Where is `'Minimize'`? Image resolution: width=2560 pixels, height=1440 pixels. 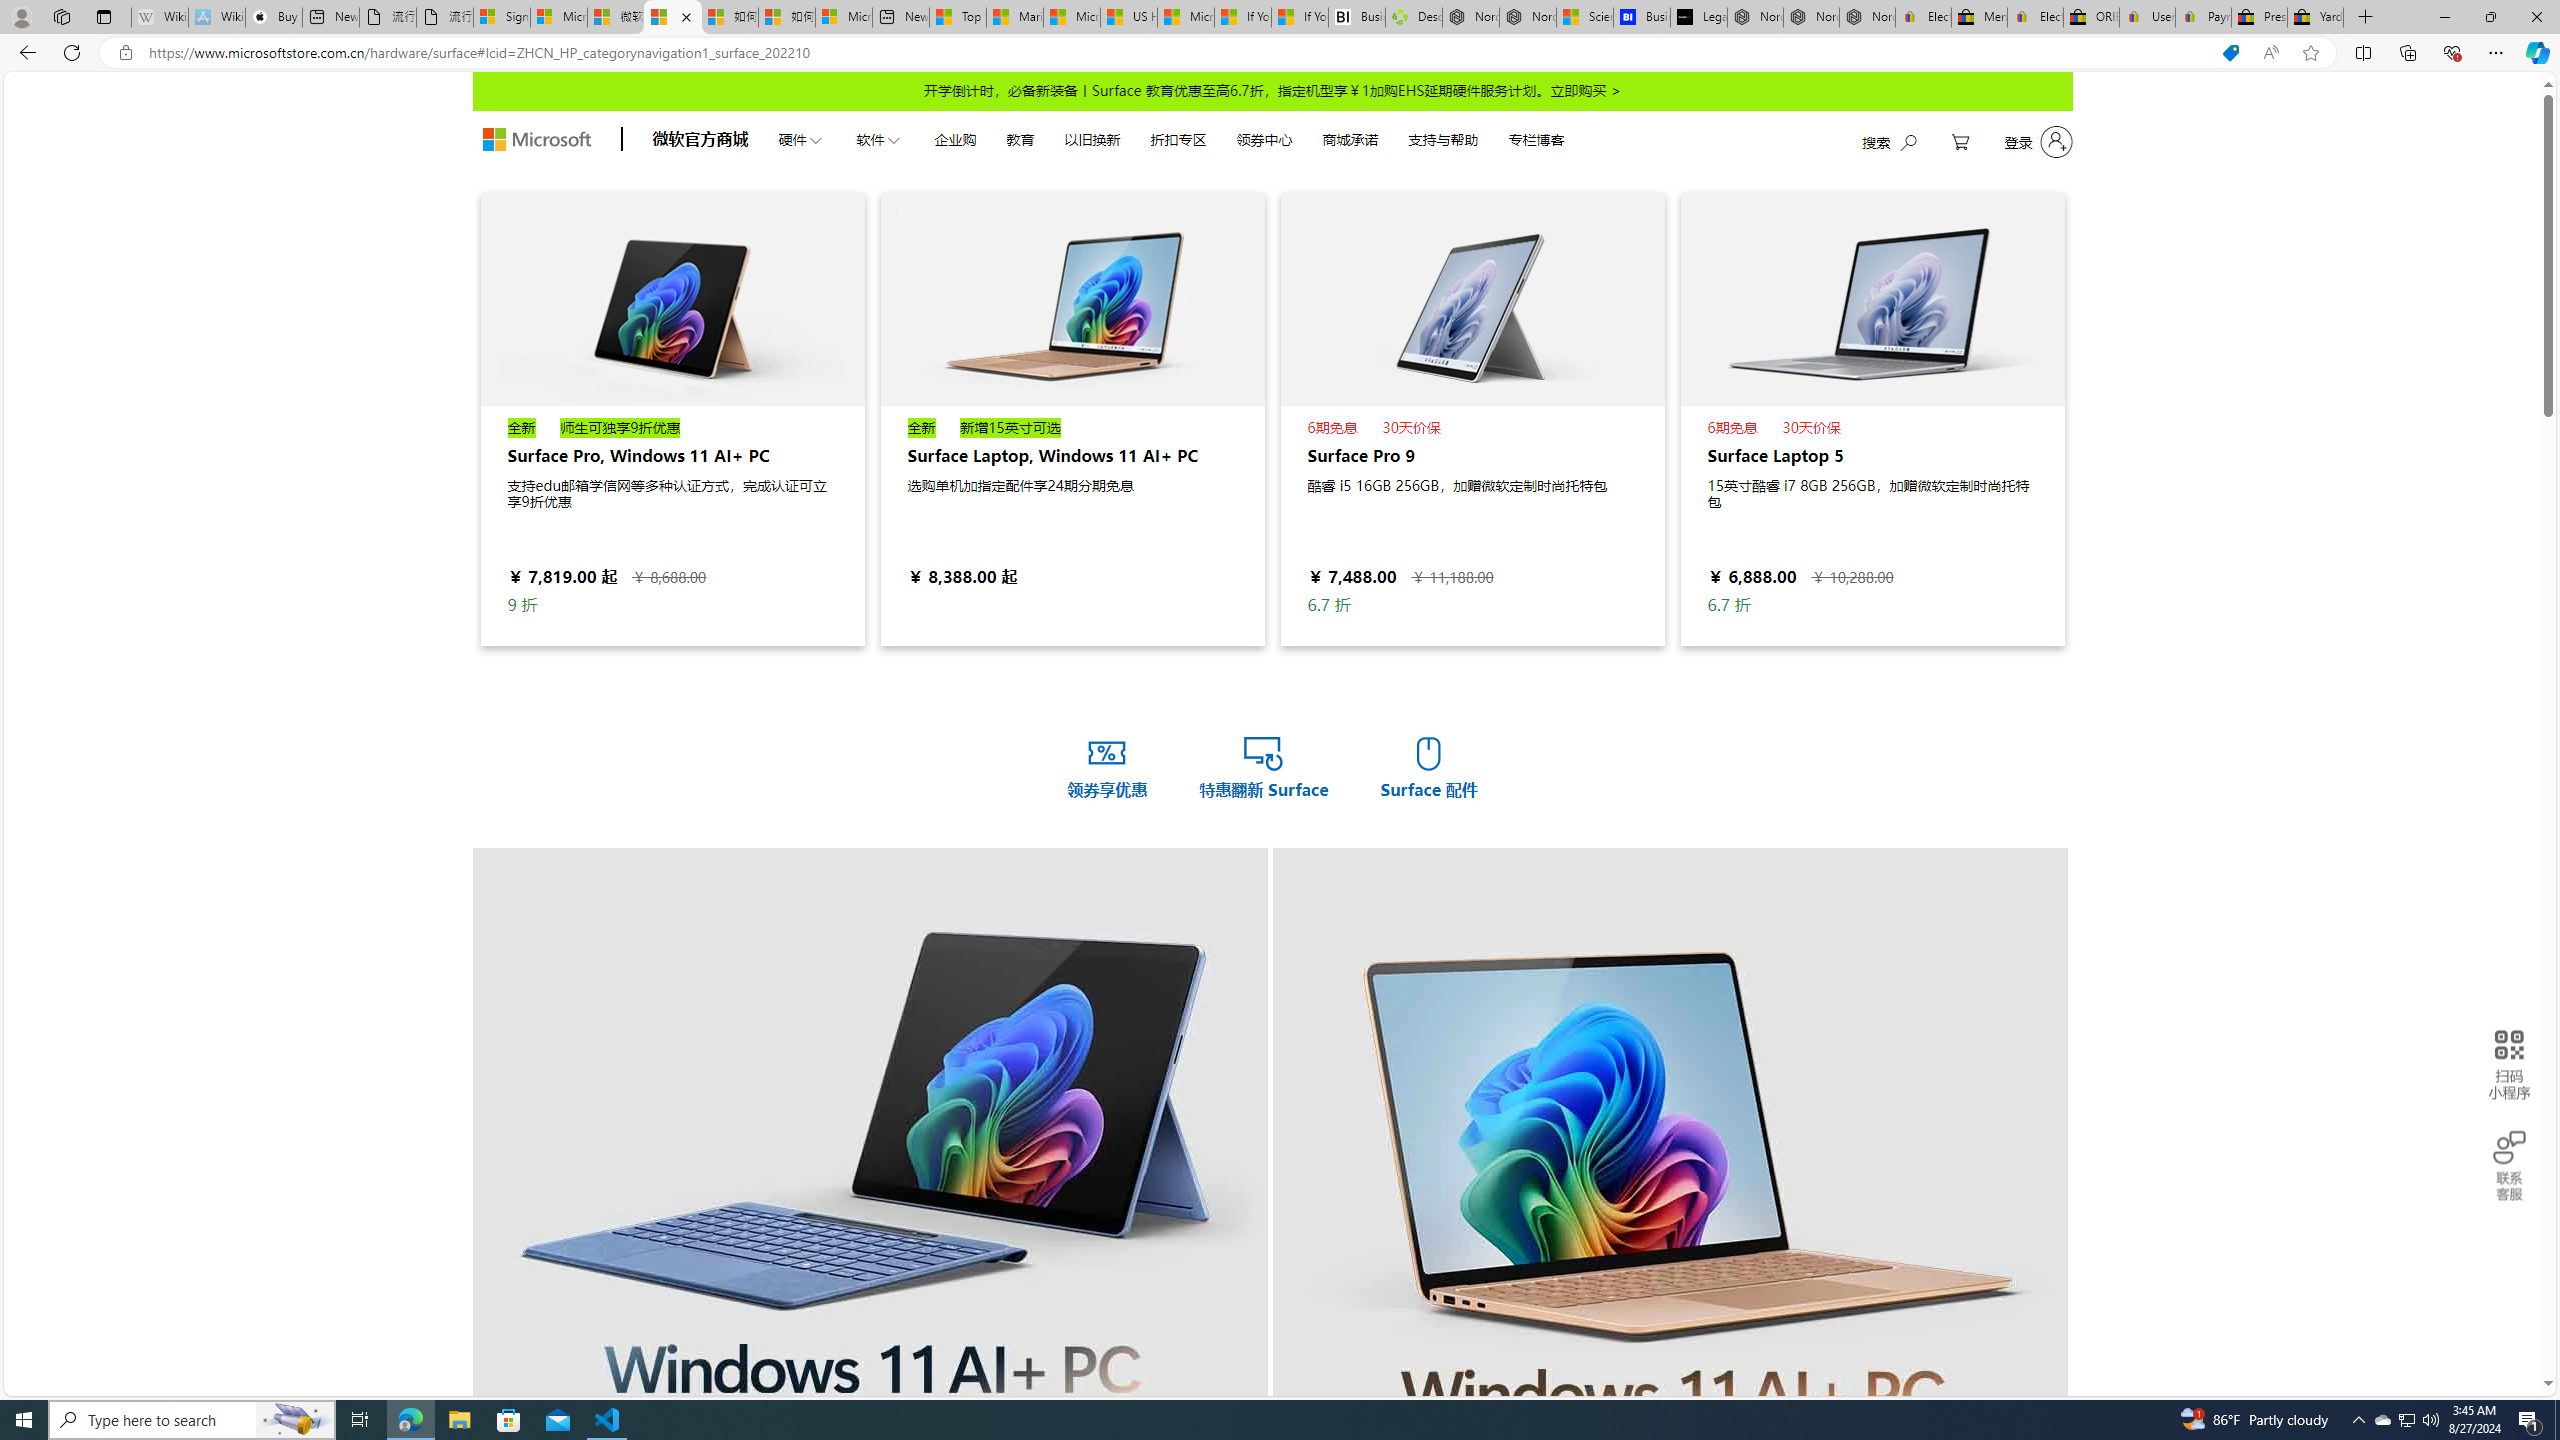 'Minimize' is located at coordinates (2443, 16).